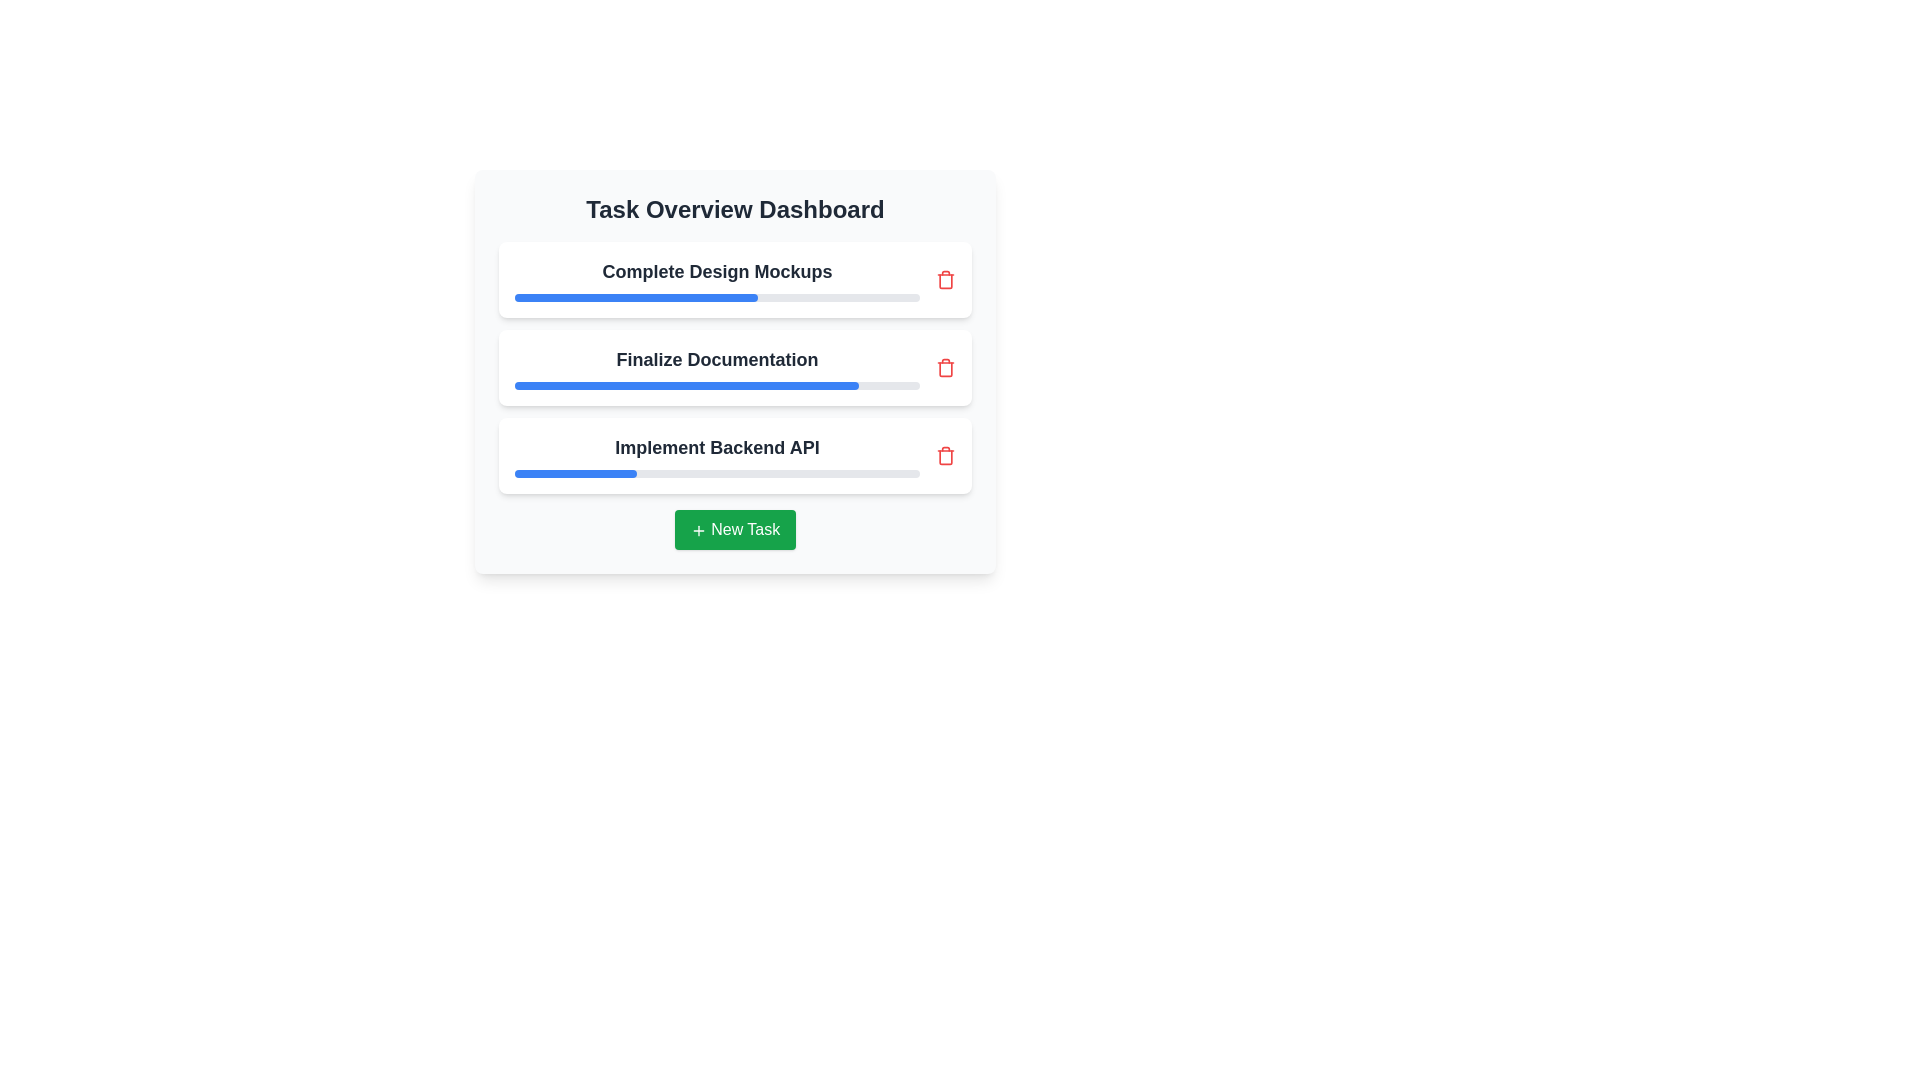 The image size is (1920, 1080). Describe the element at coordinates (944, 280) in the screenshot. I see `trash icon next to the task titled 'Complete Design Mockups' to delete it` at that location.